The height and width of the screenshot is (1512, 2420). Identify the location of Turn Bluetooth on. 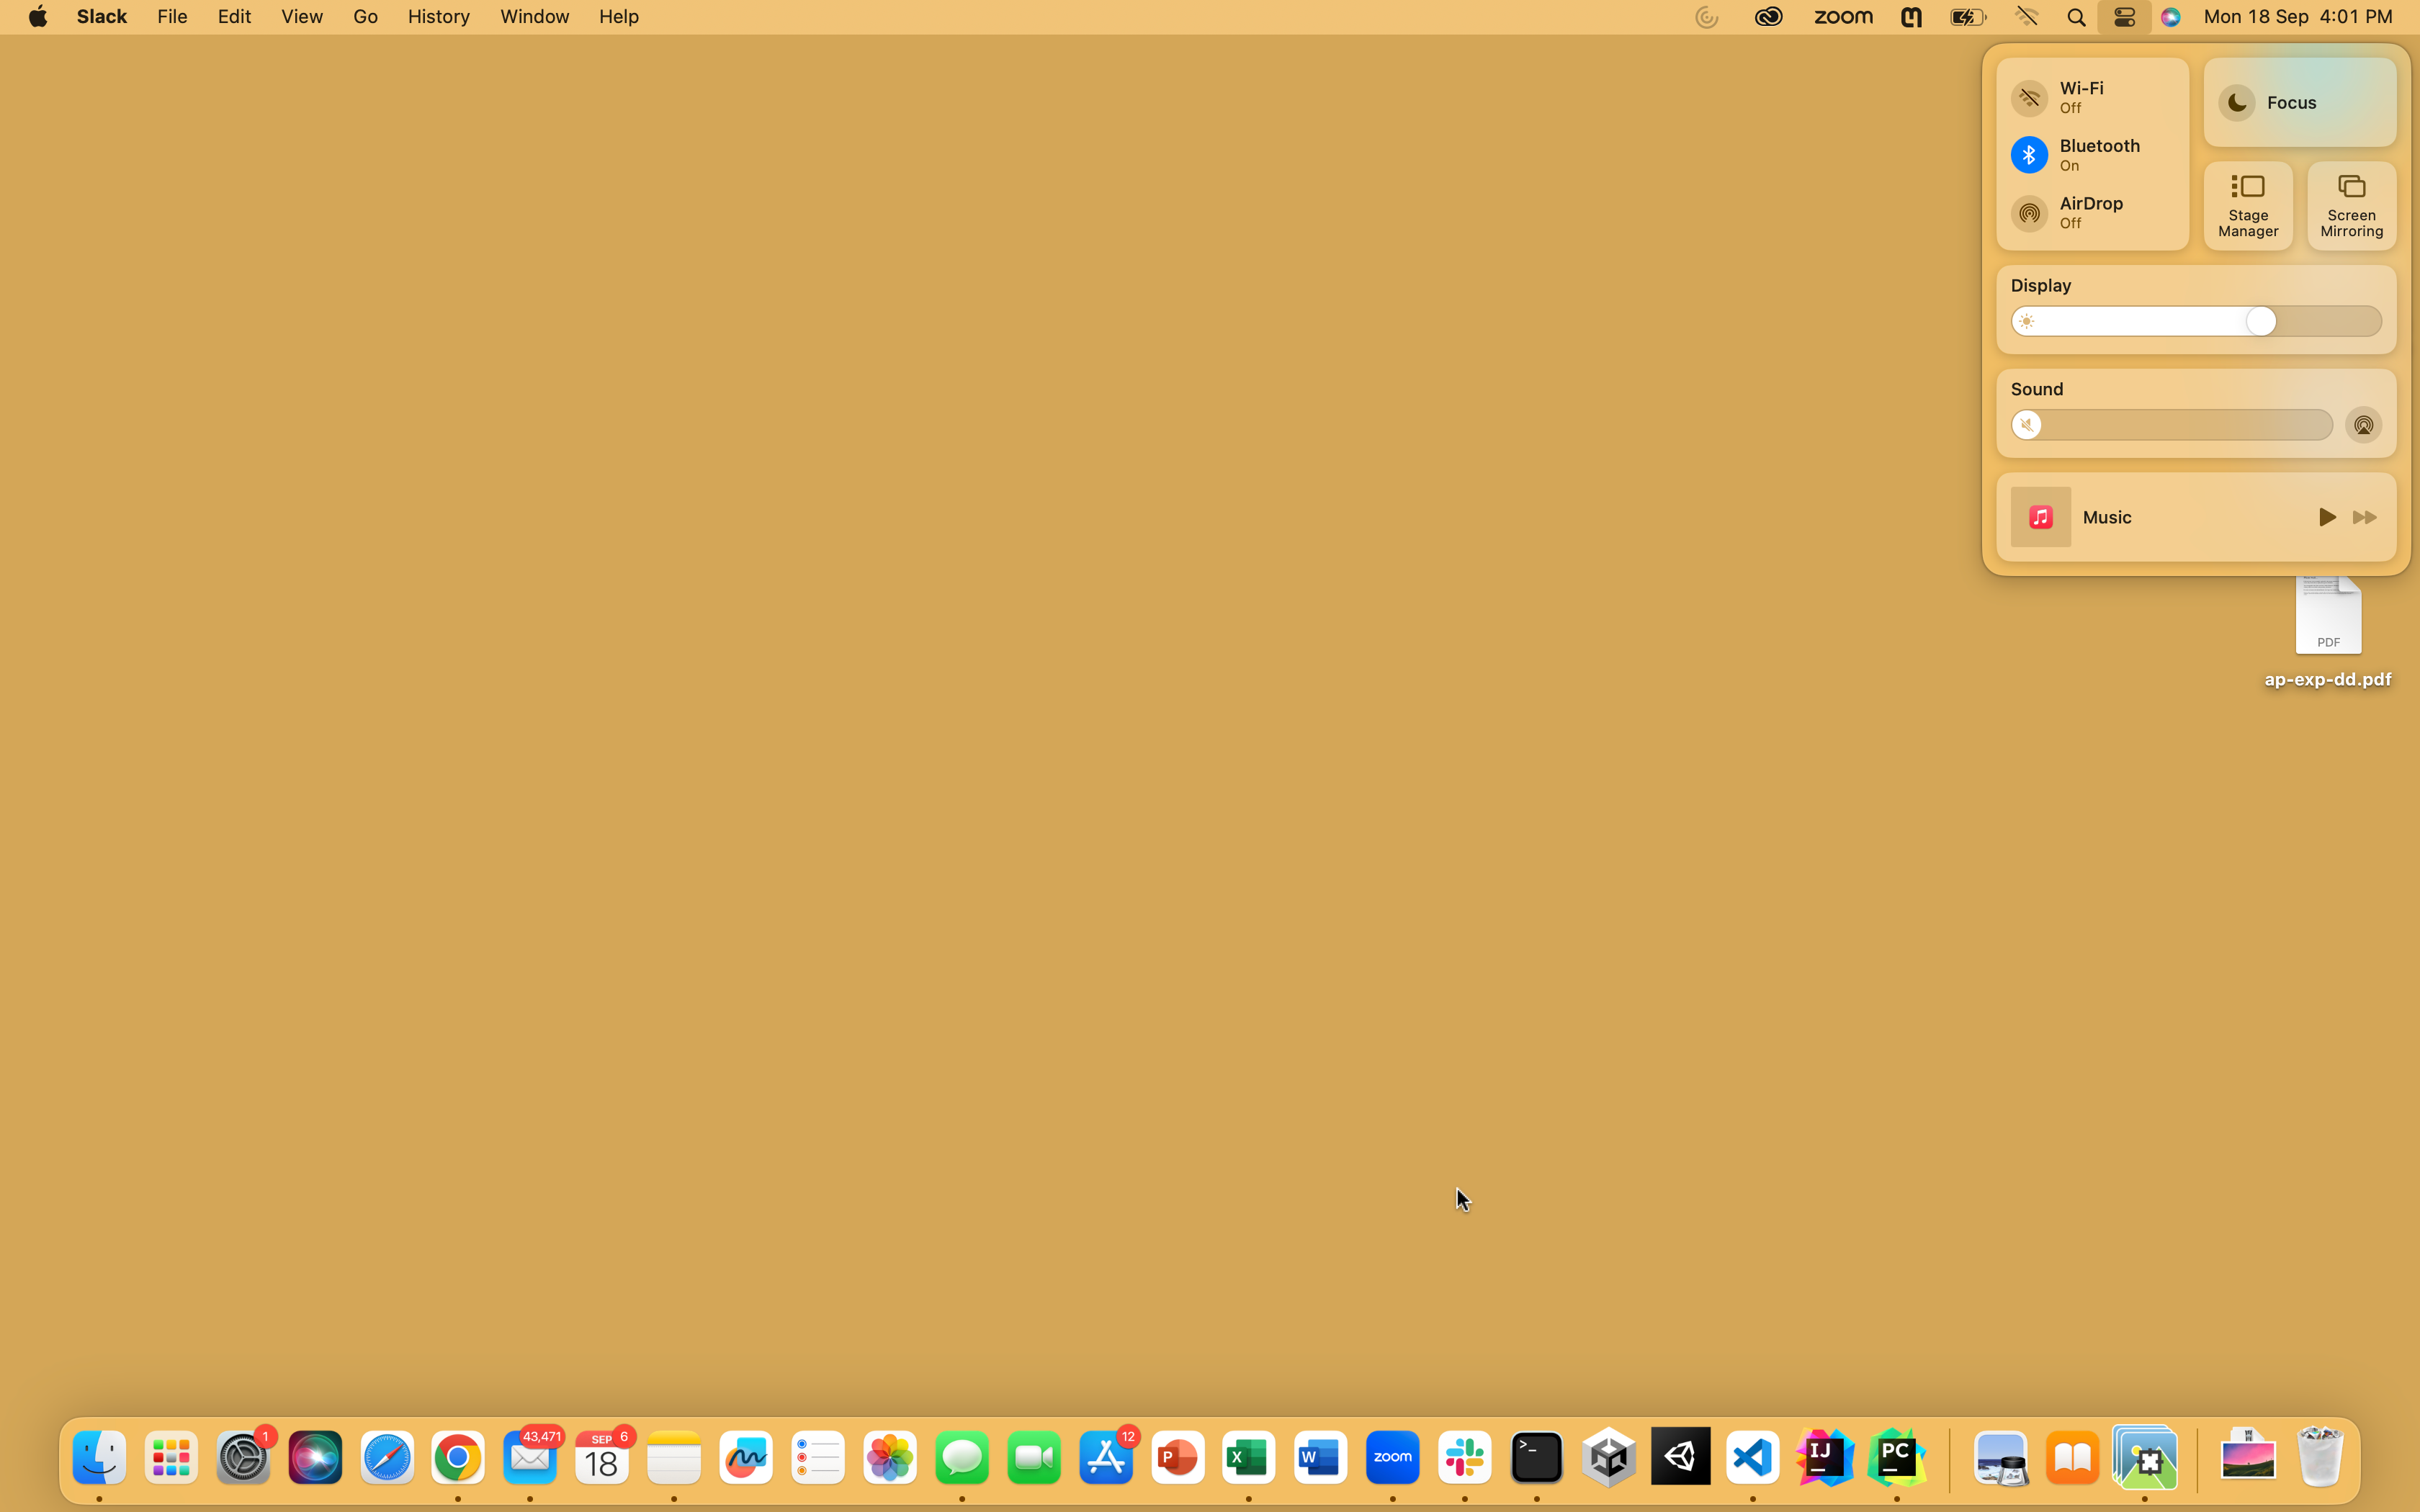
(2089, 153).